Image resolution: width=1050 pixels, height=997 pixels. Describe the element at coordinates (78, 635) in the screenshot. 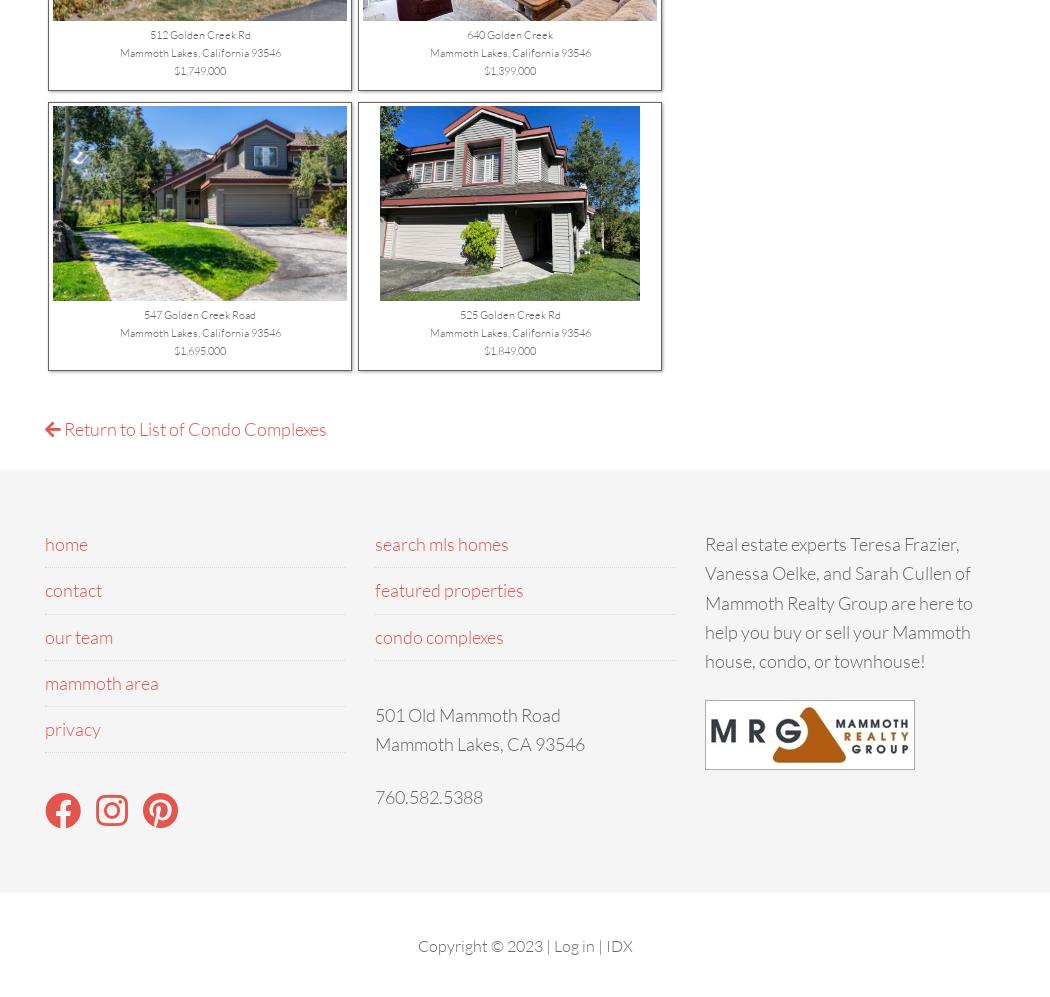

I see `'our team'` at that location.